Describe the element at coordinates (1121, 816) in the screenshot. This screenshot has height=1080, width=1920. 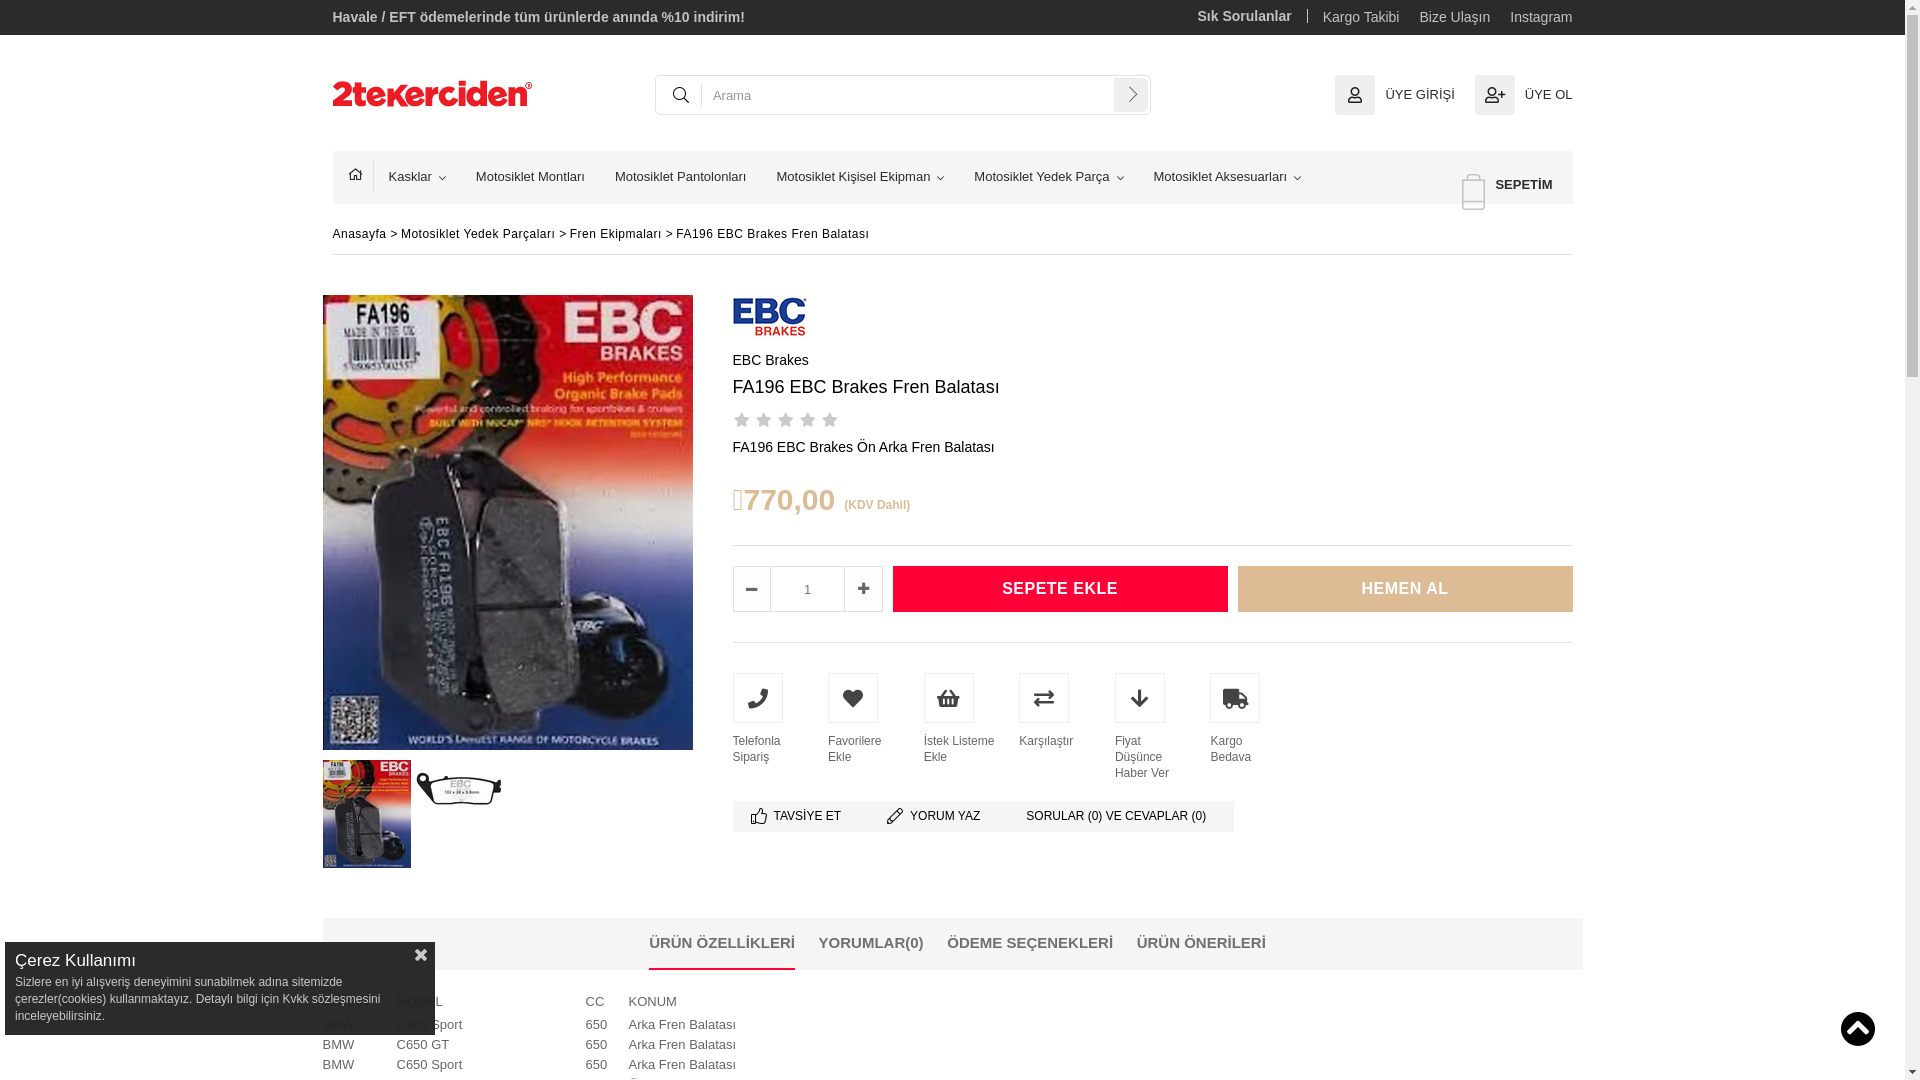
I see `'SORULAR (0) VE CEVAPLAR (0)'` at that location.